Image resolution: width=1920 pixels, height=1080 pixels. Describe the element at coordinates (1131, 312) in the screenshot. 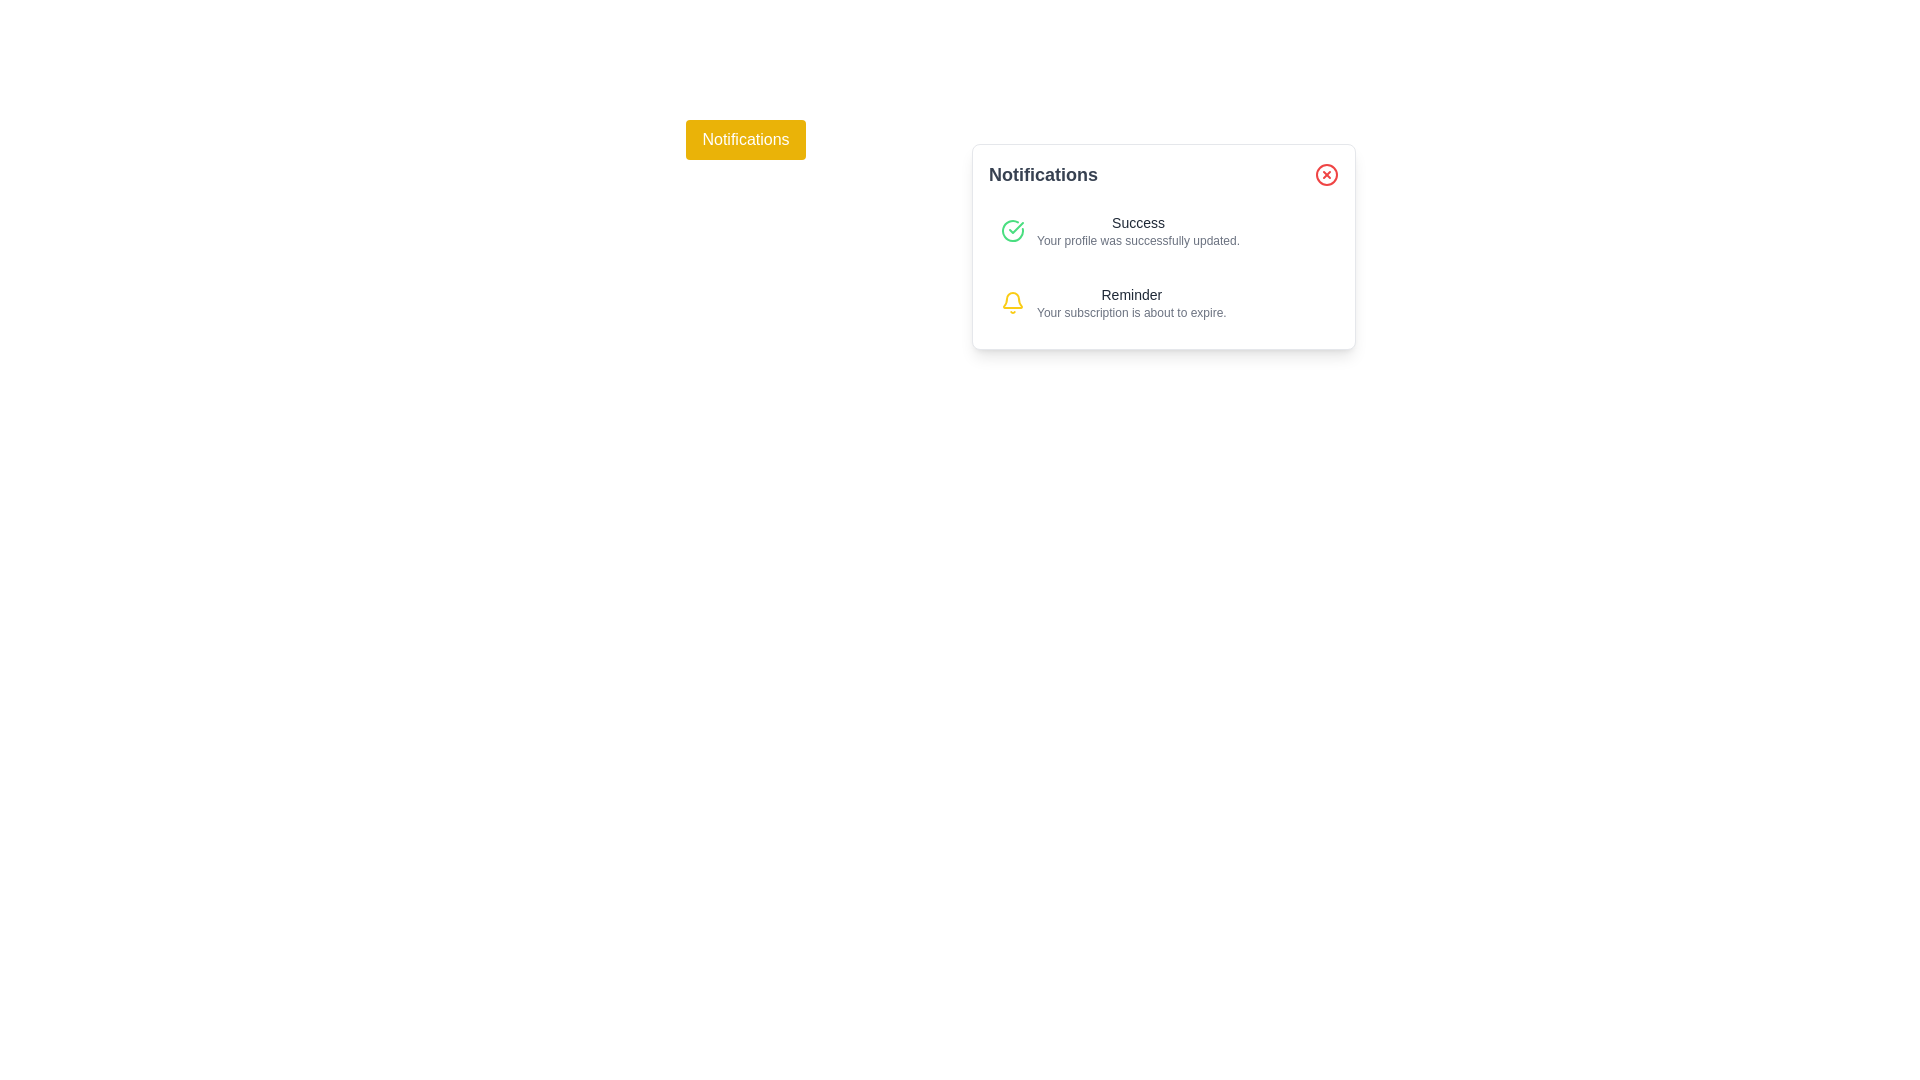

I see `the text label displaying 'Your subscription is about to expire.' which is positioned below the 'Reminder' text in a notification card` at that location.